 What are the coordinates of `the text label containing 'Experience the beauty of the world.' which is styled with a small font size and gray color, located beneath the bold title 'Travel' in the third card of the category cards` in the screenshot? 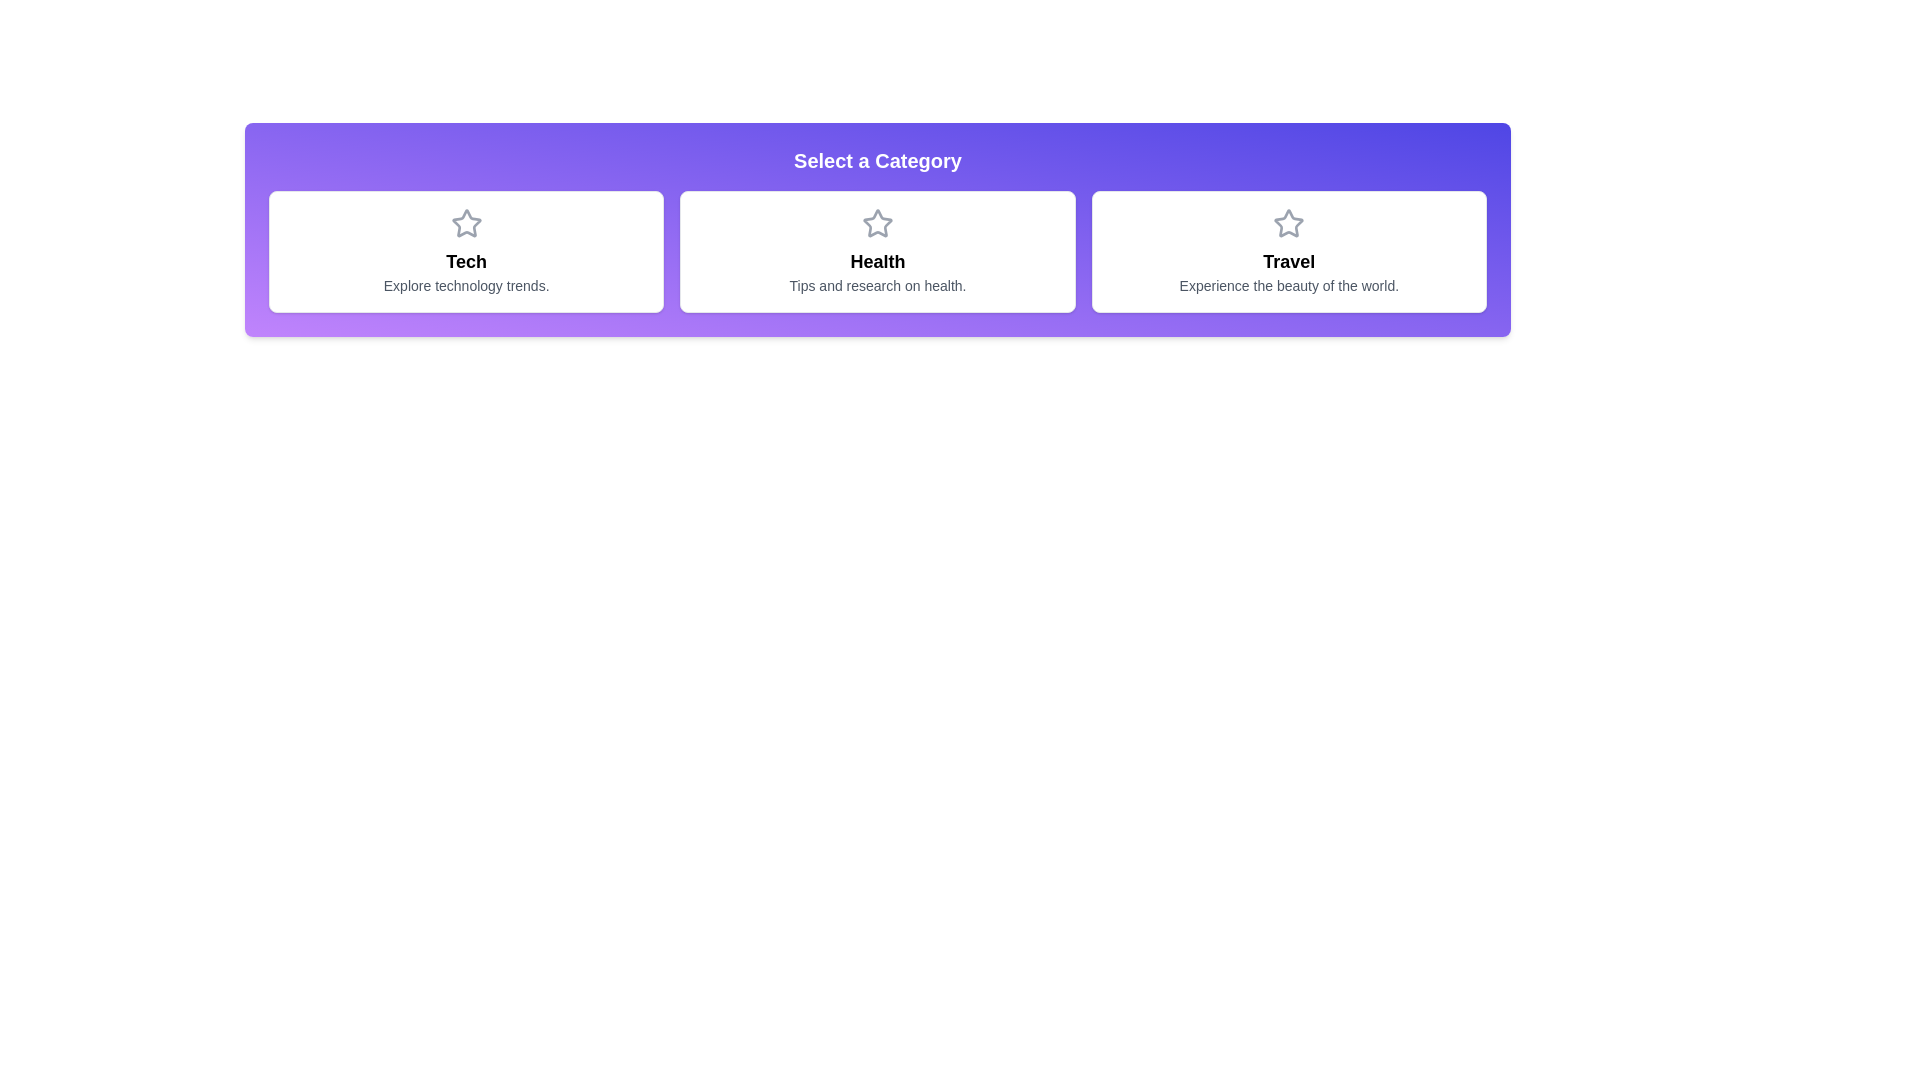 It's located at (1289, 285).